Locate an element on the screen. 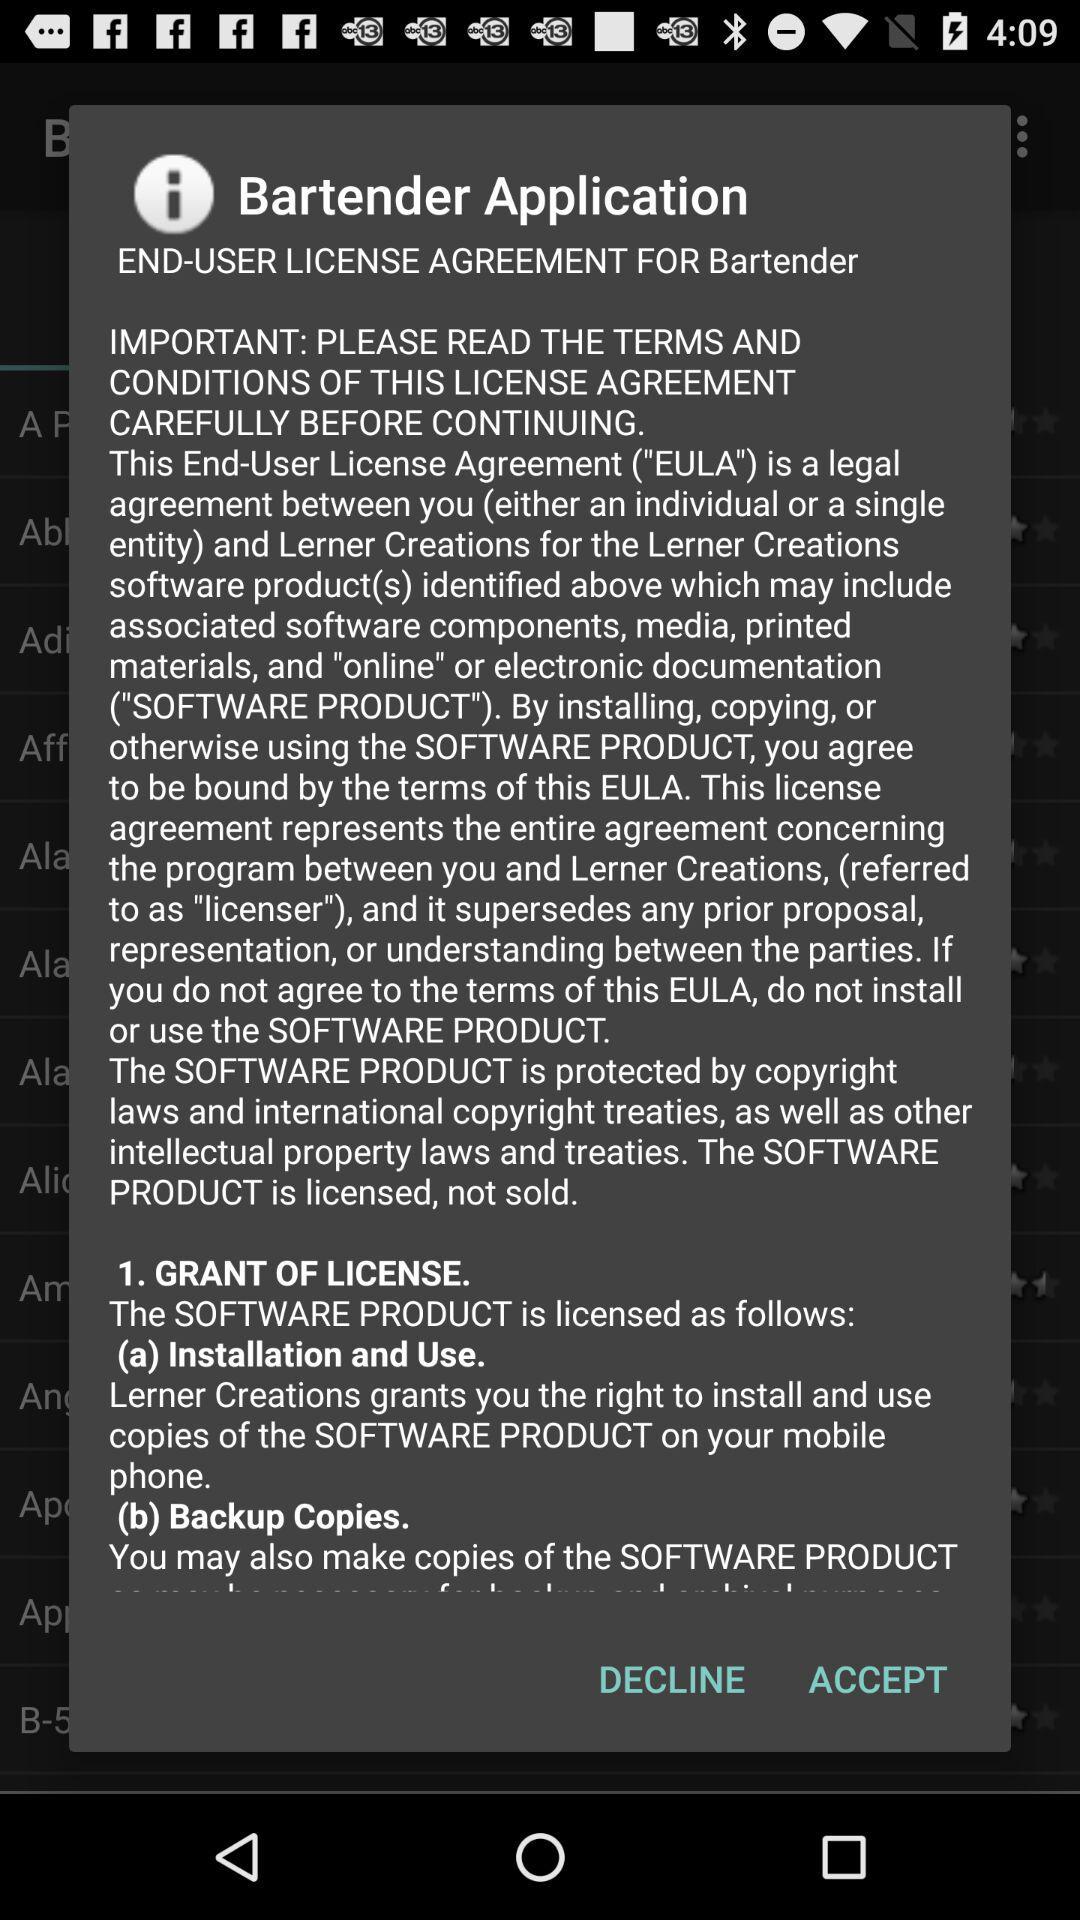  decline item is located at coordinates (671, 1678).